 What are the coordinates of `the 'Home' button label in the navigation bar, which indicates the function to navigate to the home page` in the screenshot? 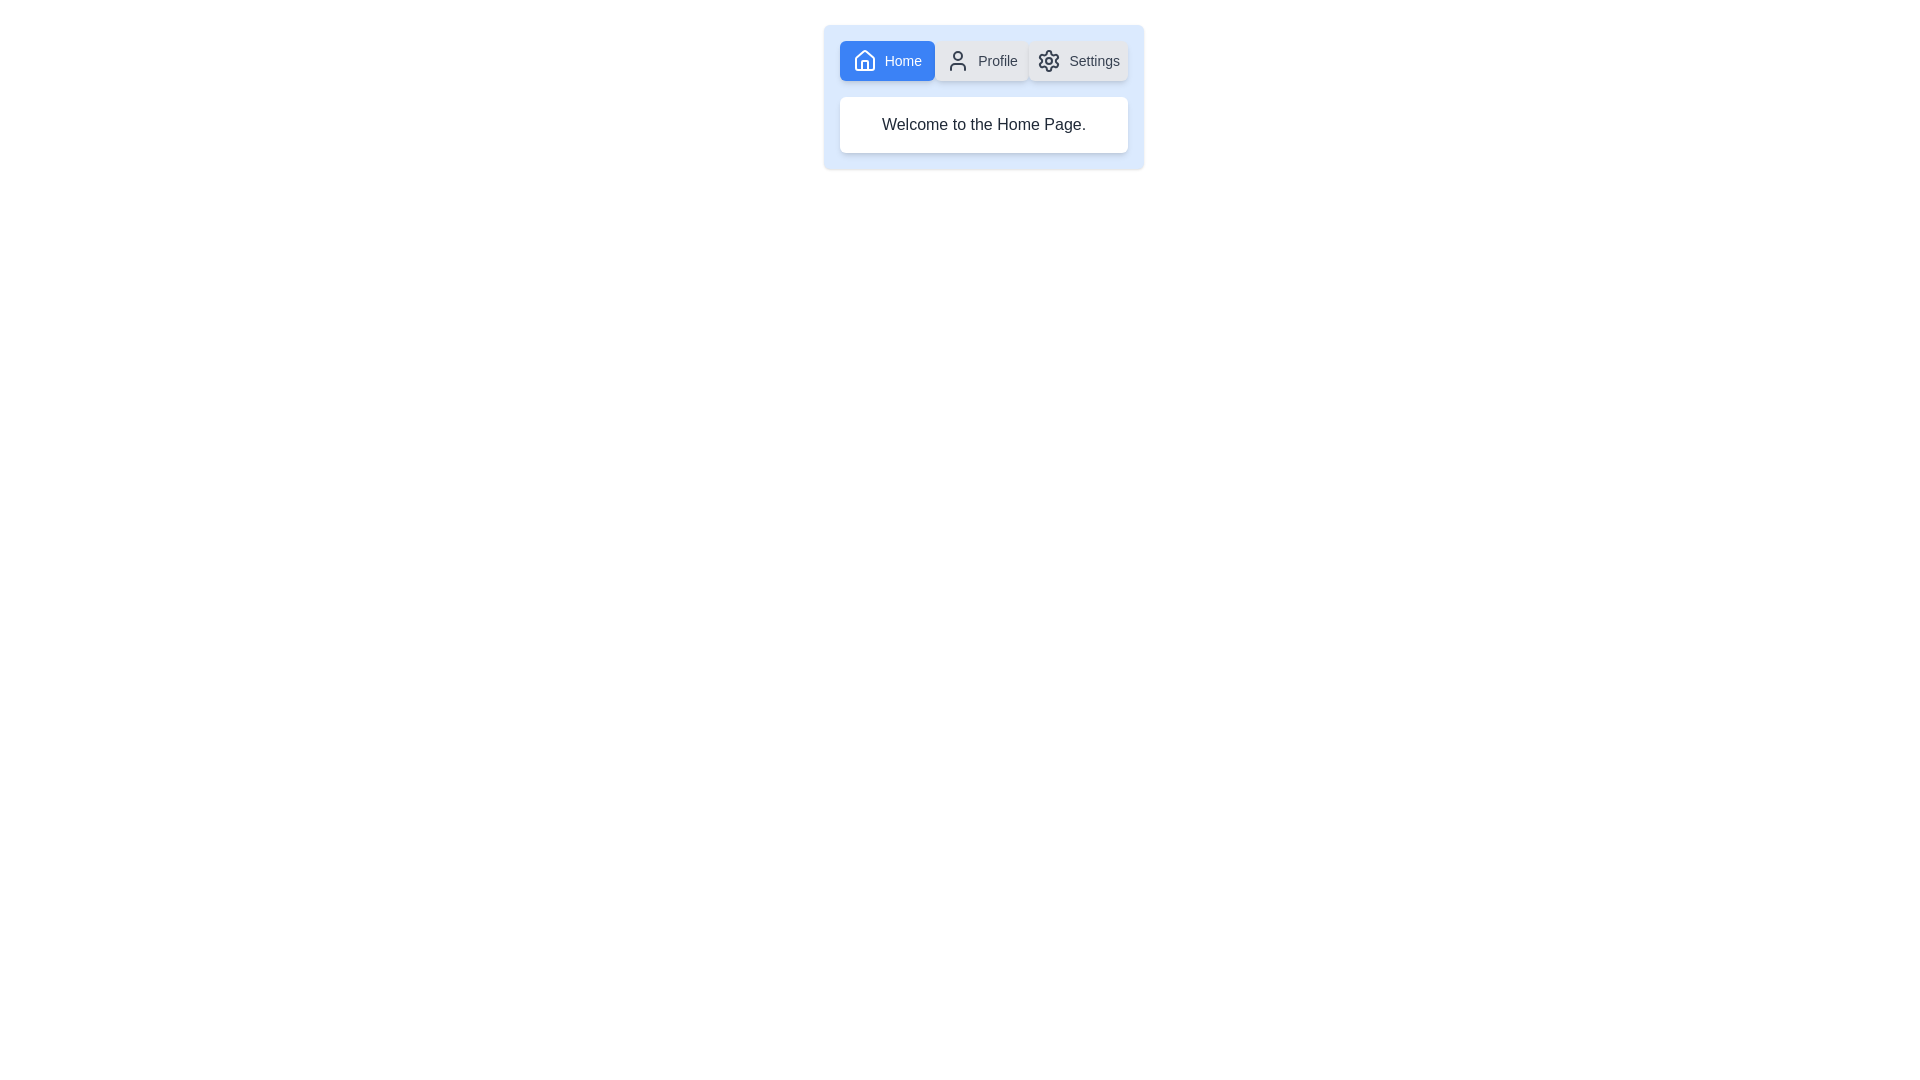 It's located at (902, 60).